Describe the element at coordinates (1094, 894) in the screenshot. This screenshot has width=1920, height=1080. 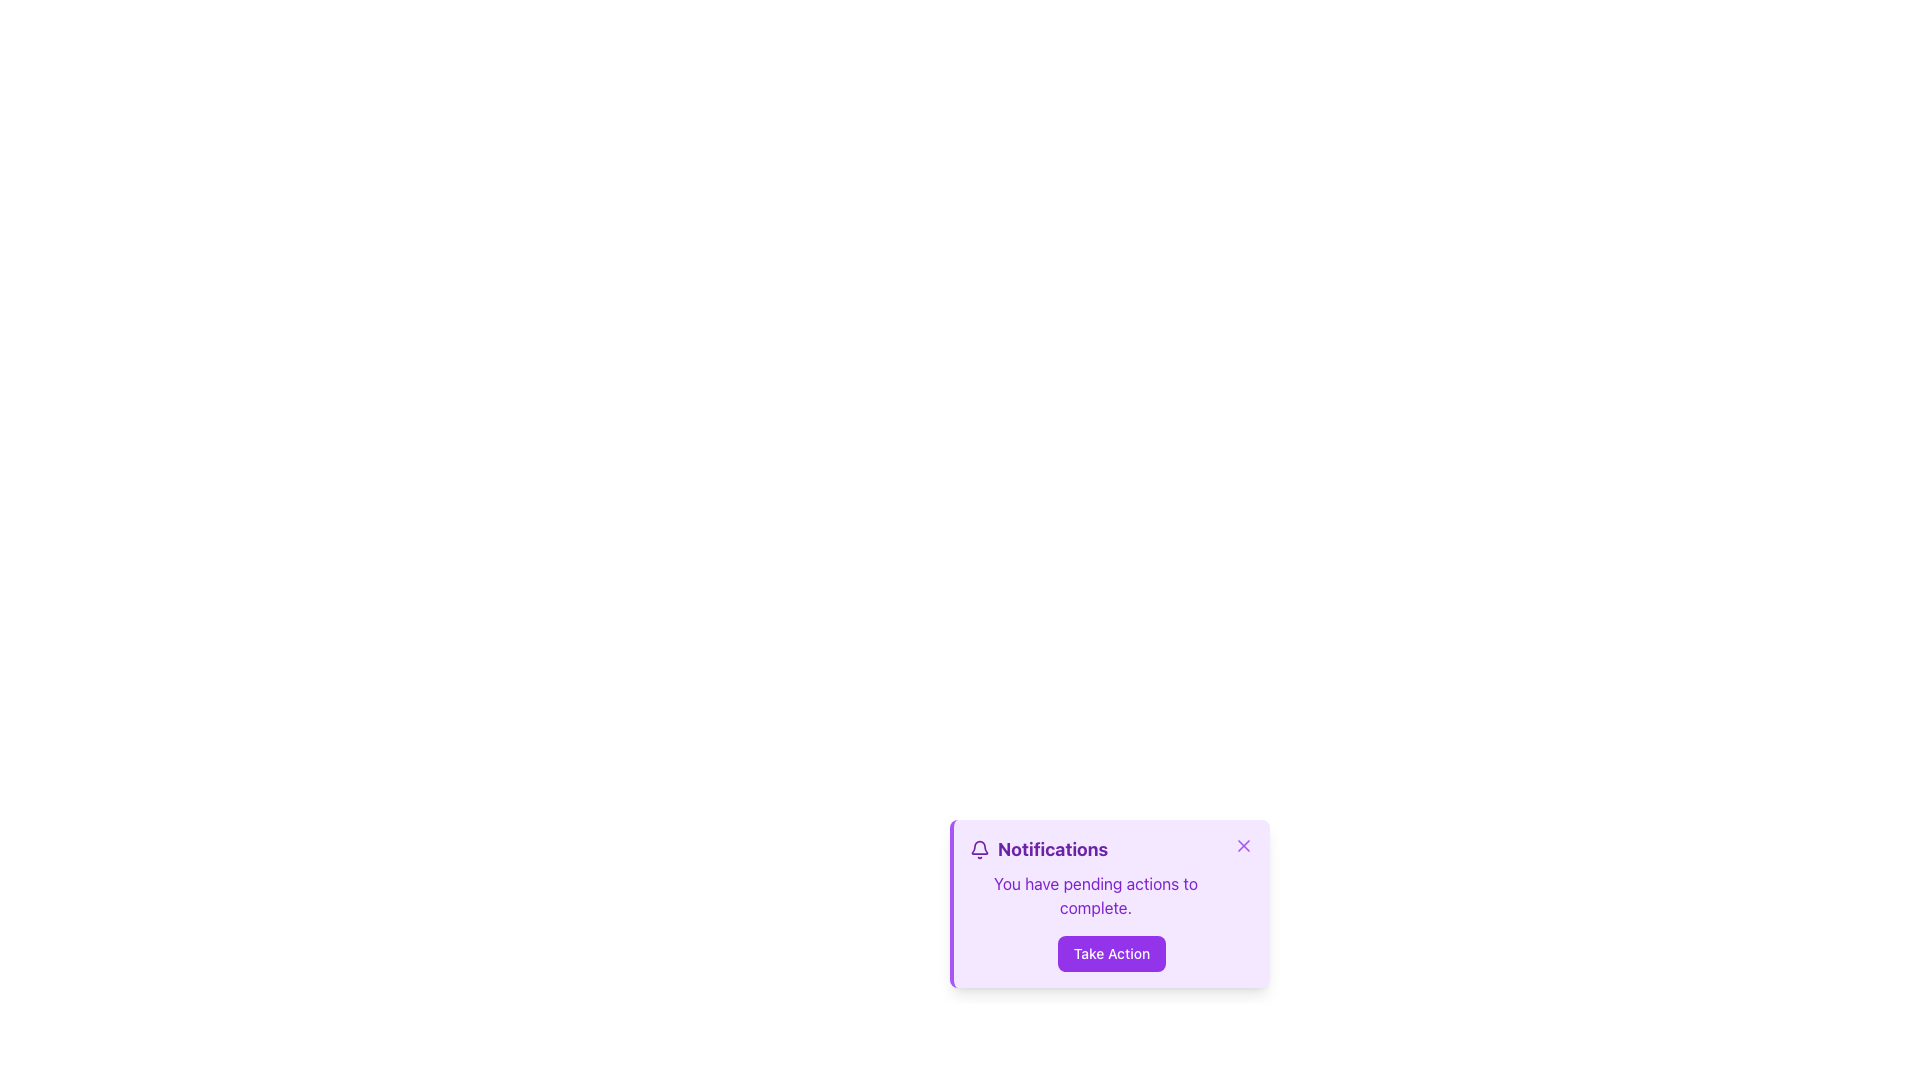
I see `text message displayed in the notification card that states 'You have pending actions to complete.'` at that location.